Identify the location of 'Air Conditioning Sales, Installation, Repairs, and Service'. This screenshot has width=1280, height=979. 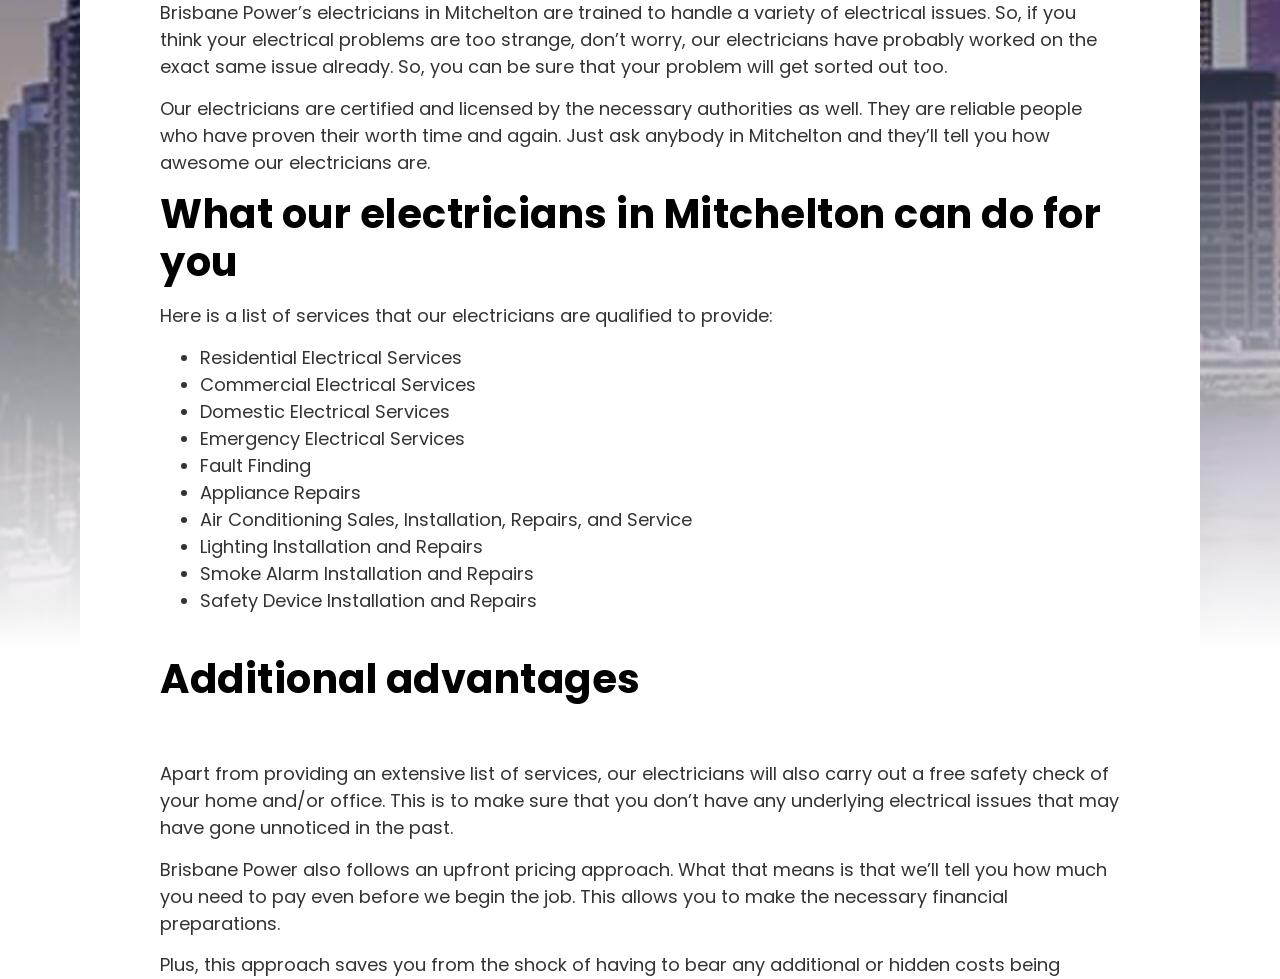
(444, 517).